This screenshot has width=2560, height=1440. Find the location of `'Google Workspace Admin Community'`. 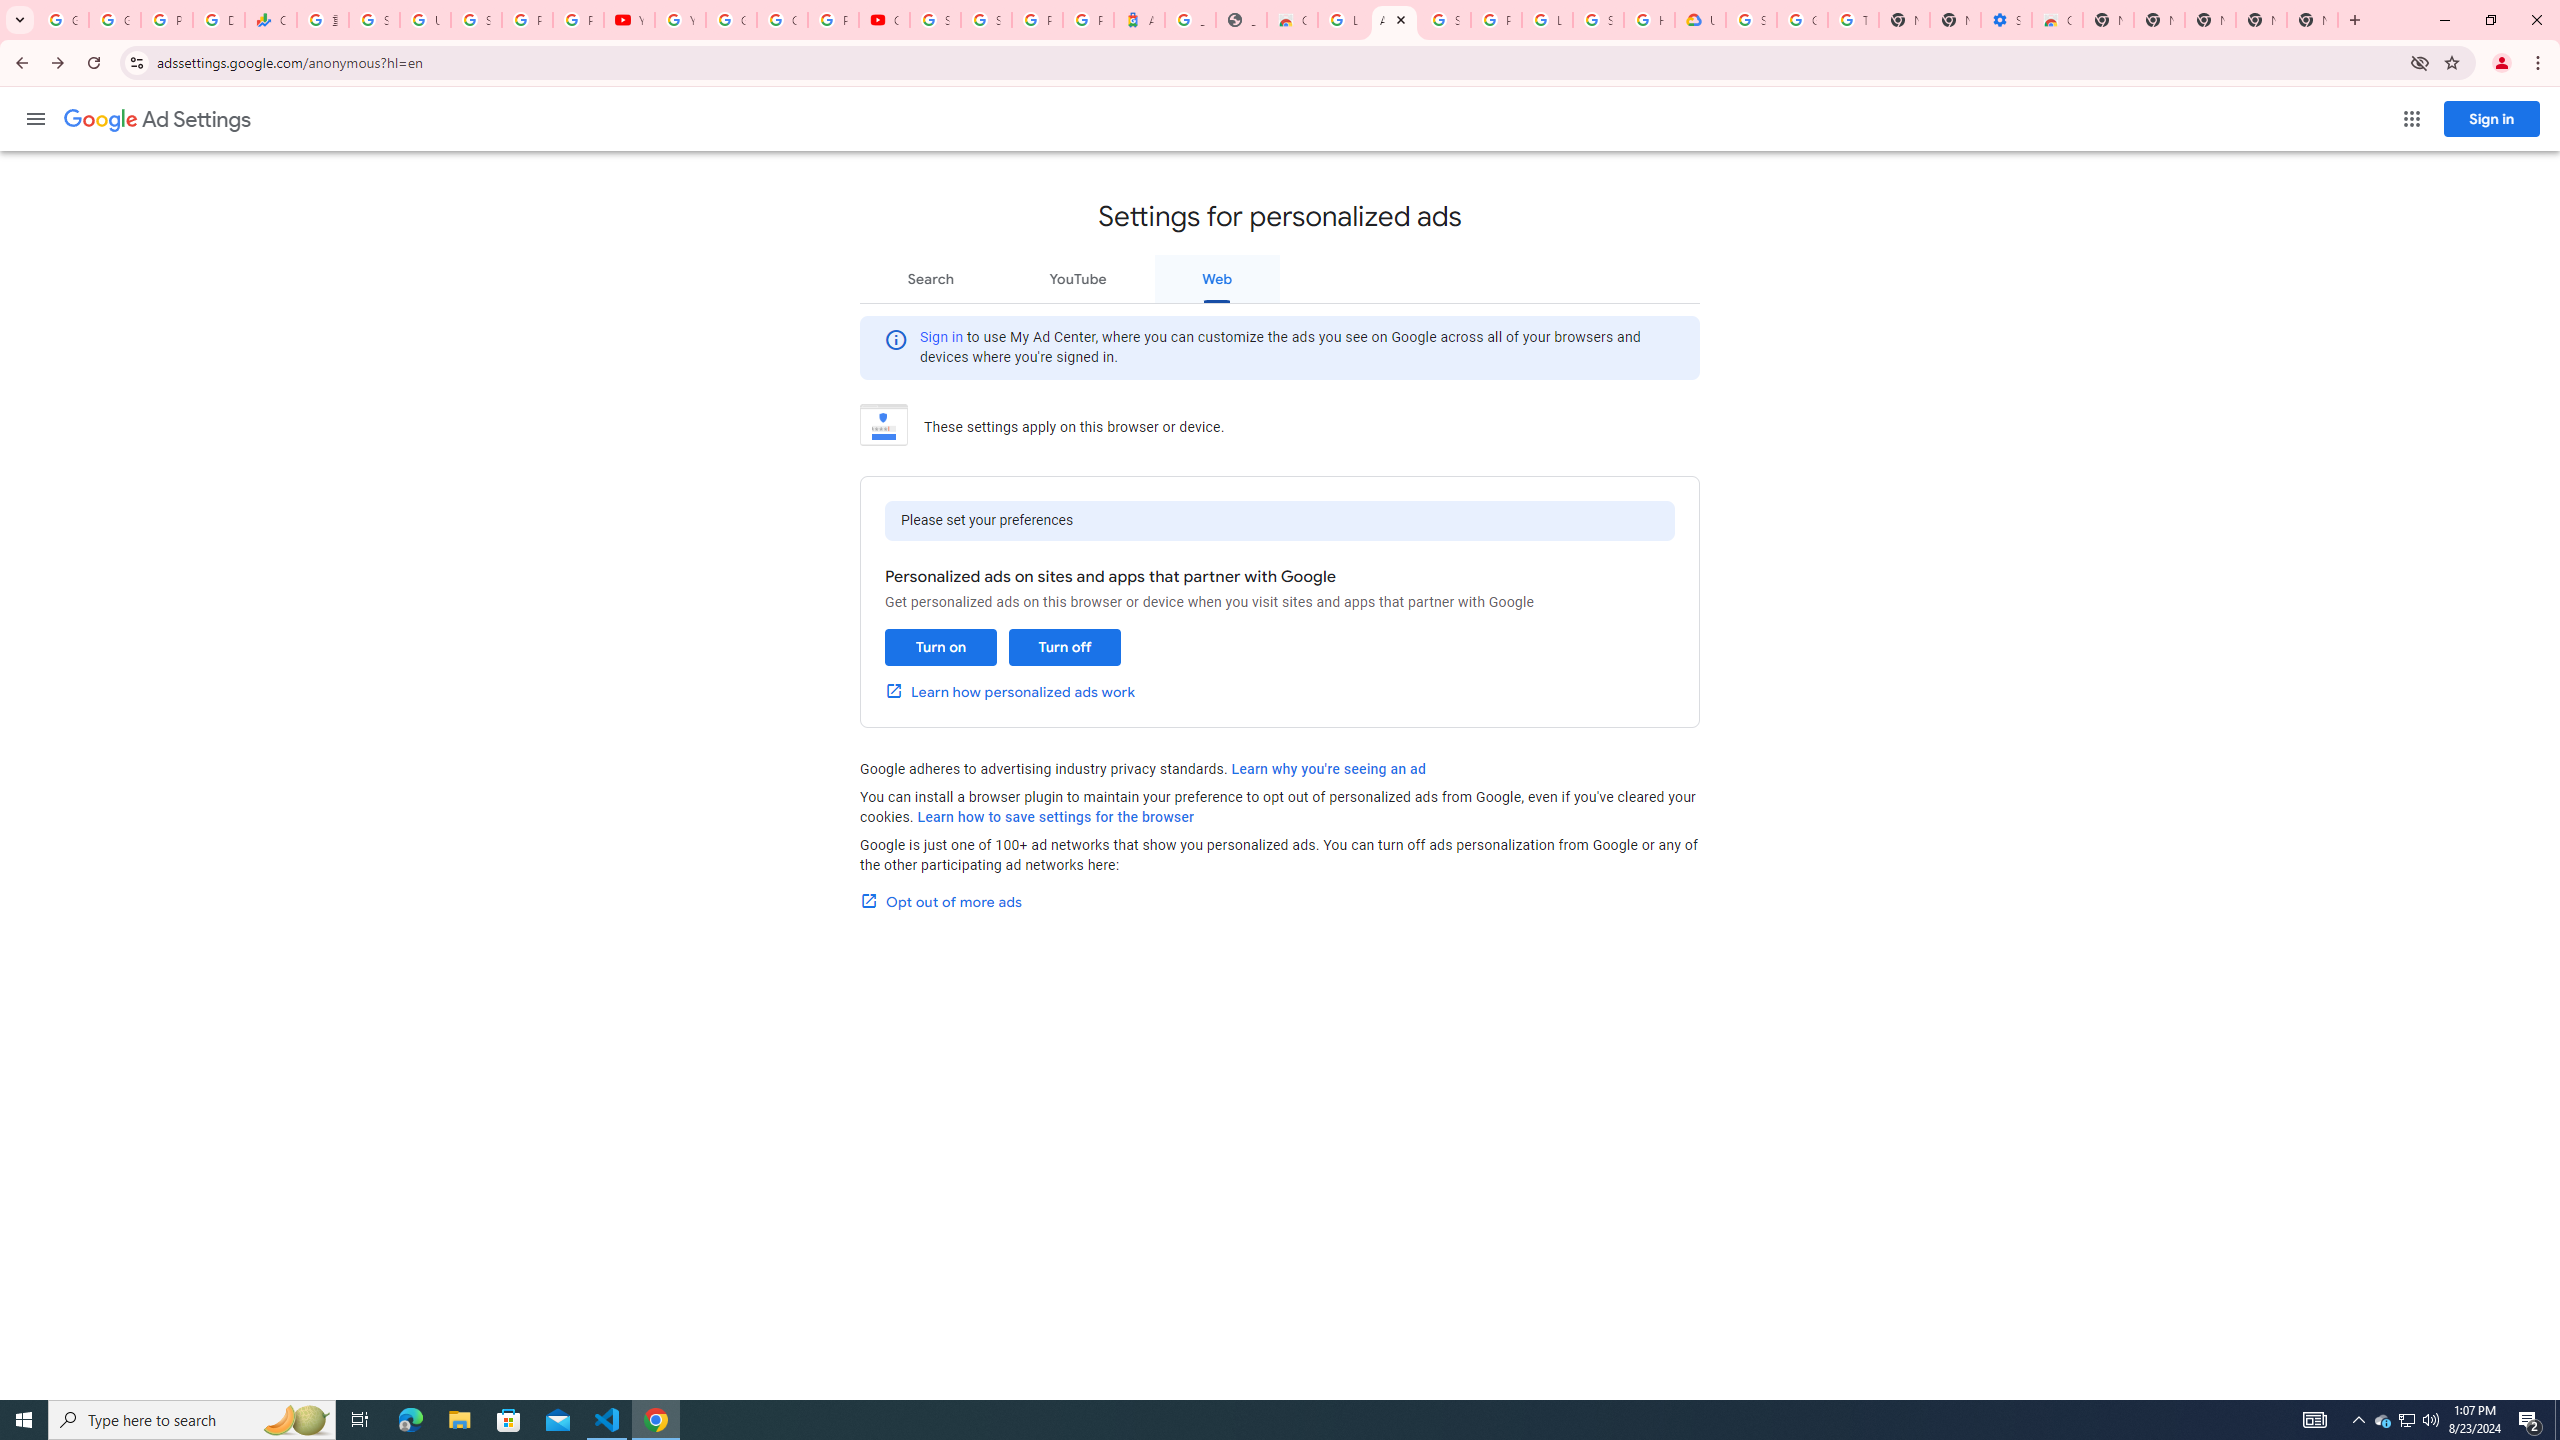

'Google Workspace Admin Community' is located at coordinates (61, 19).